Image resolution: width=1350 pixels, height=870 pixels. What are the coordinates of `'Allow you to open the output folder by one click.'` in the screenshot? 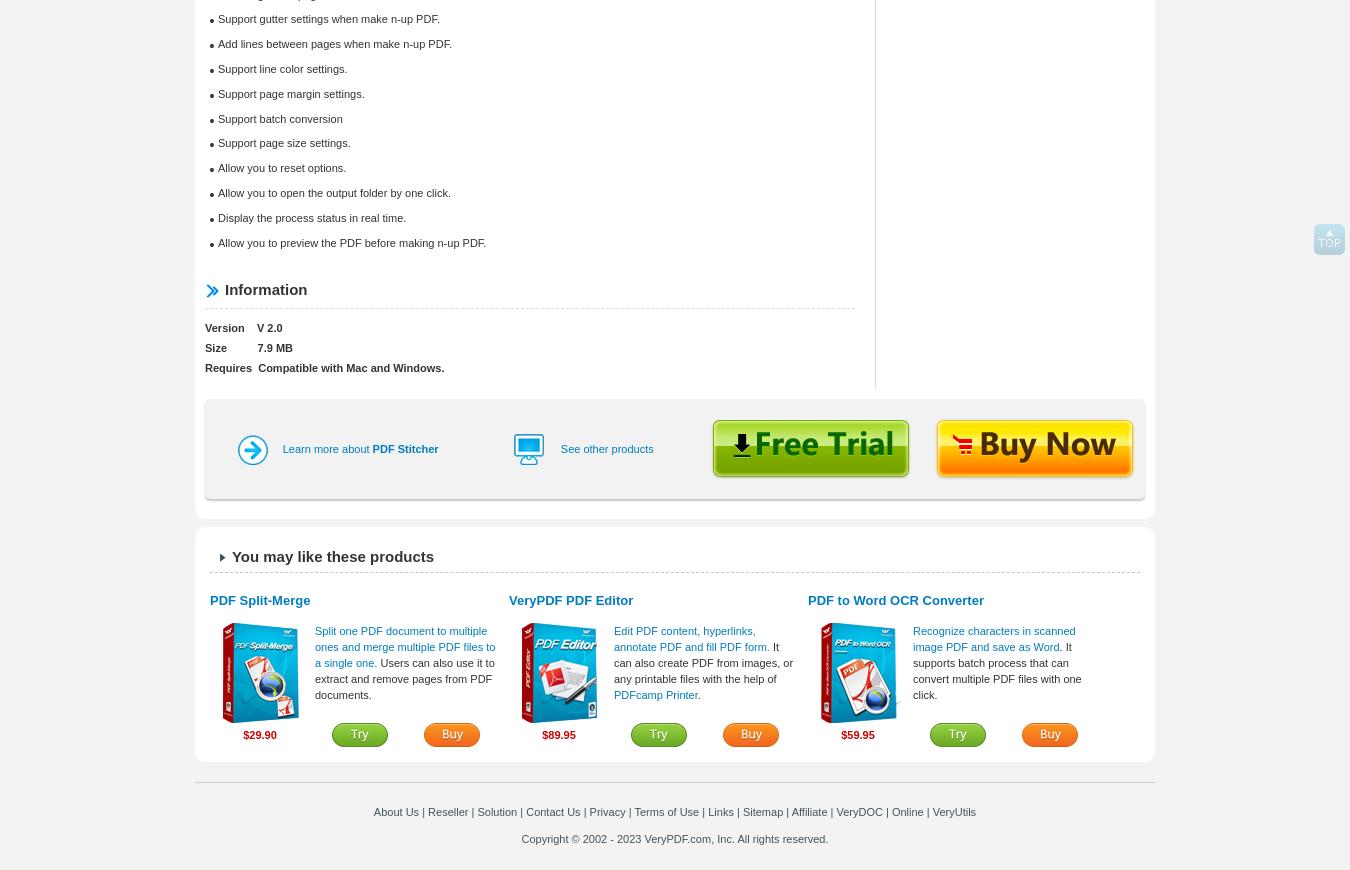 It's located at (332, 191).